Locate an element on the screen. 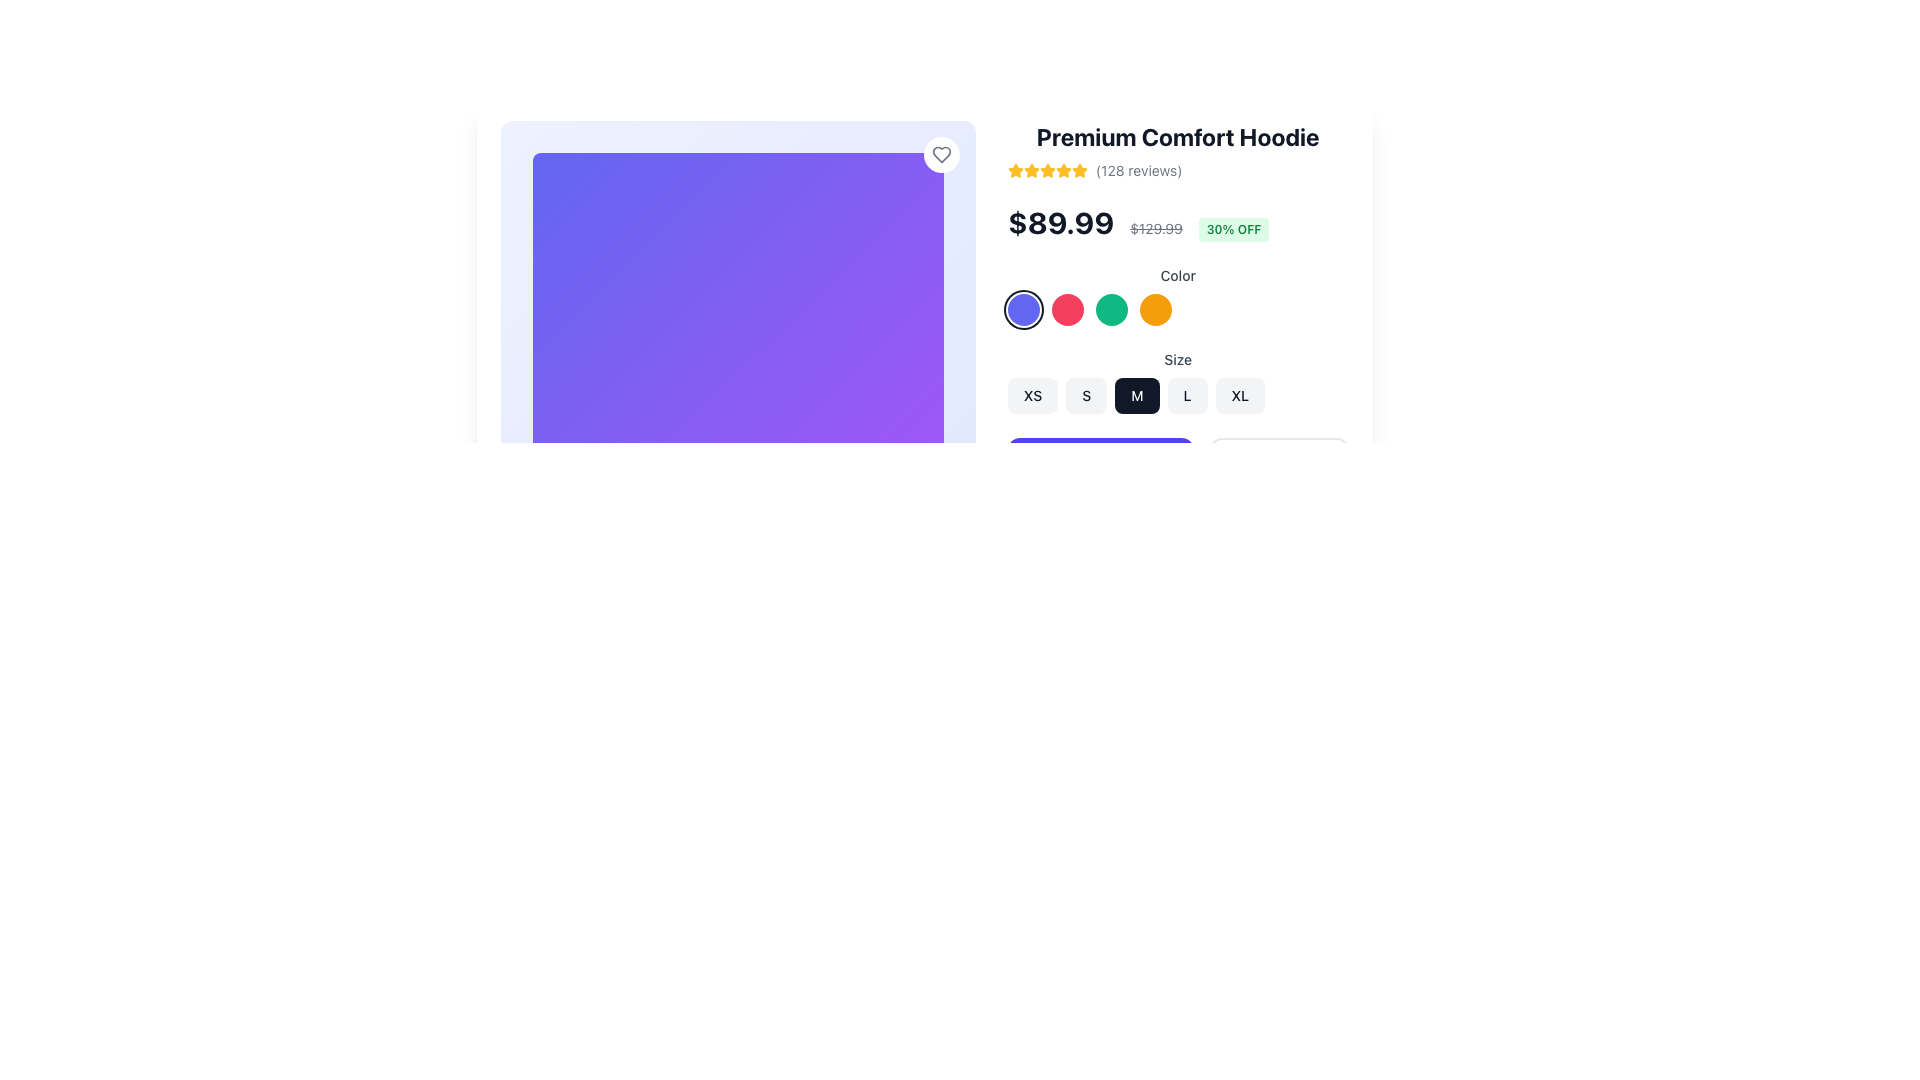  the fourth star icon, which is a yellow star located adjacent to the product title 'Premium Comfort Hoodie' and above the review count '(128 reviews)' is located at coordinates (1062, 169).